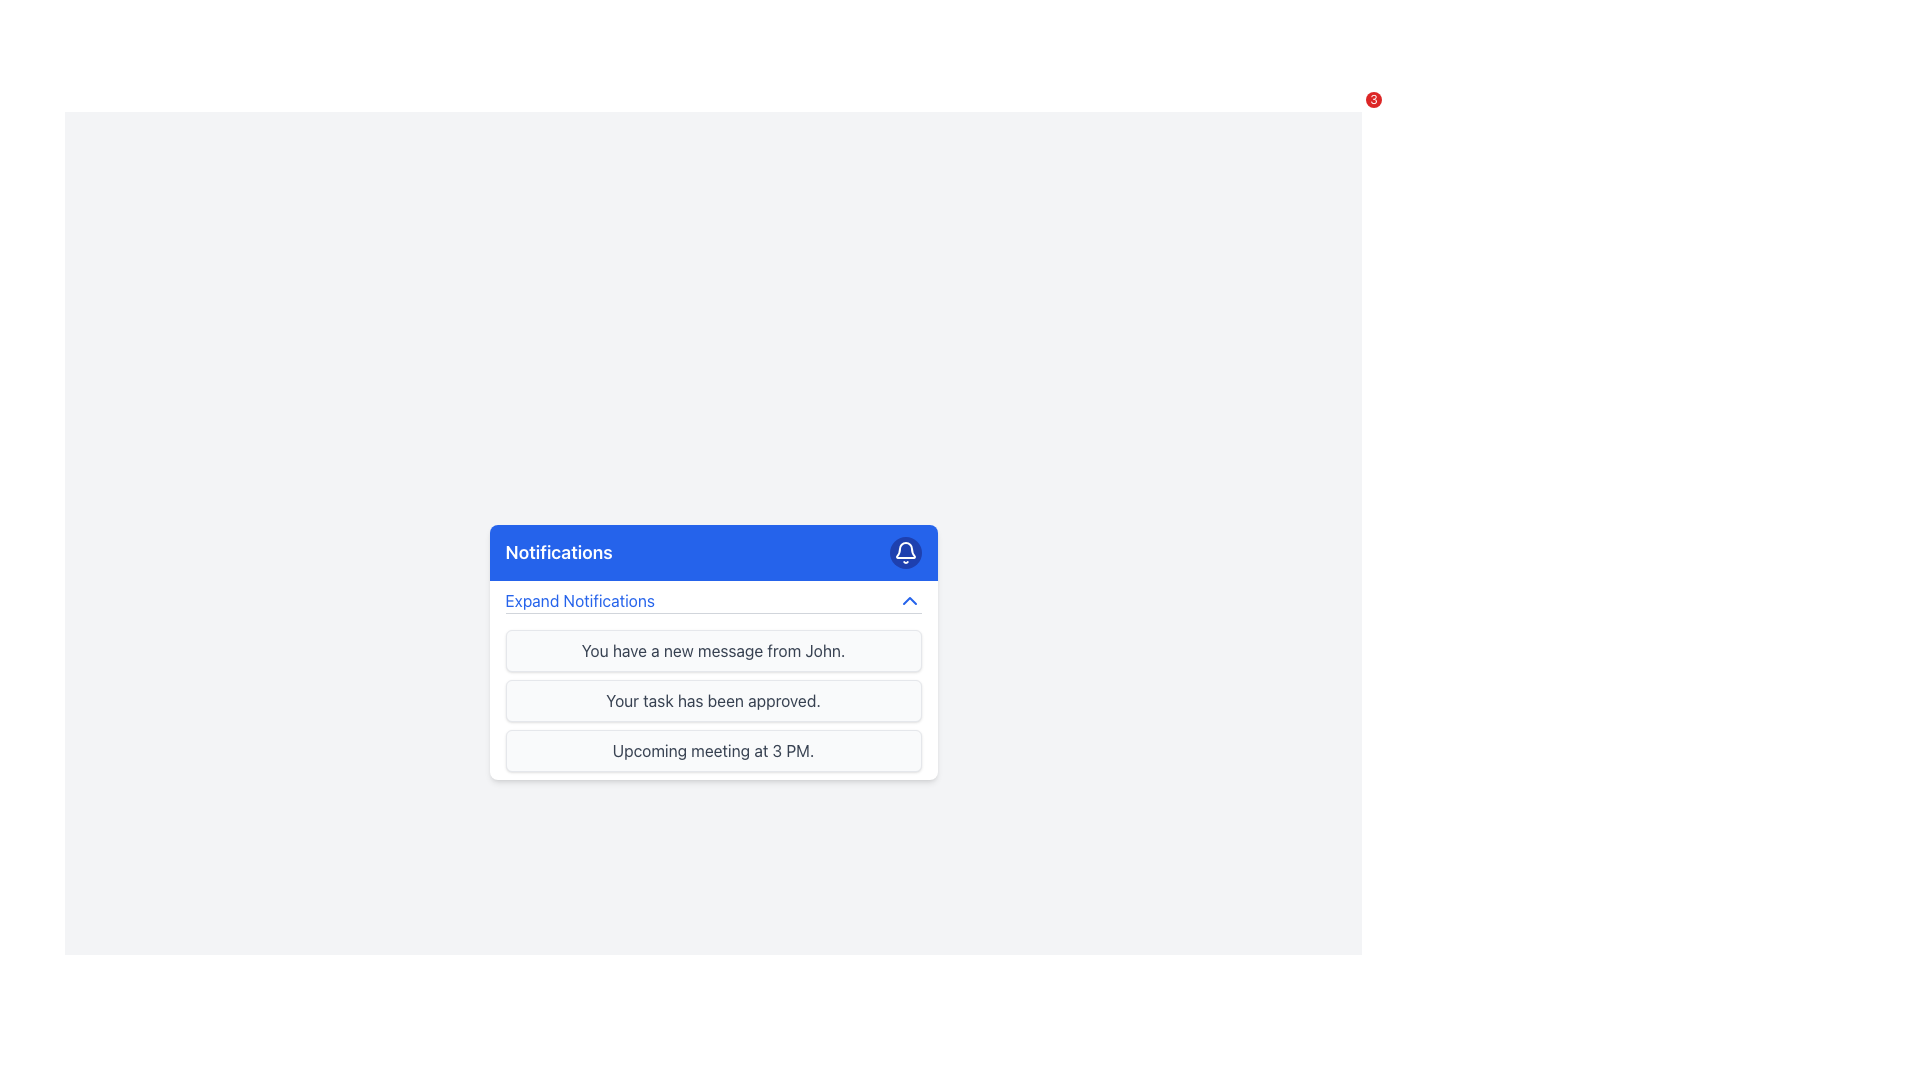 The width and height of the screenshot is (1920, 1080). I want to click on the circular blue button with a bell icon located at the top-right corner of the header section labeled 'Notifications', so click(904, 552).